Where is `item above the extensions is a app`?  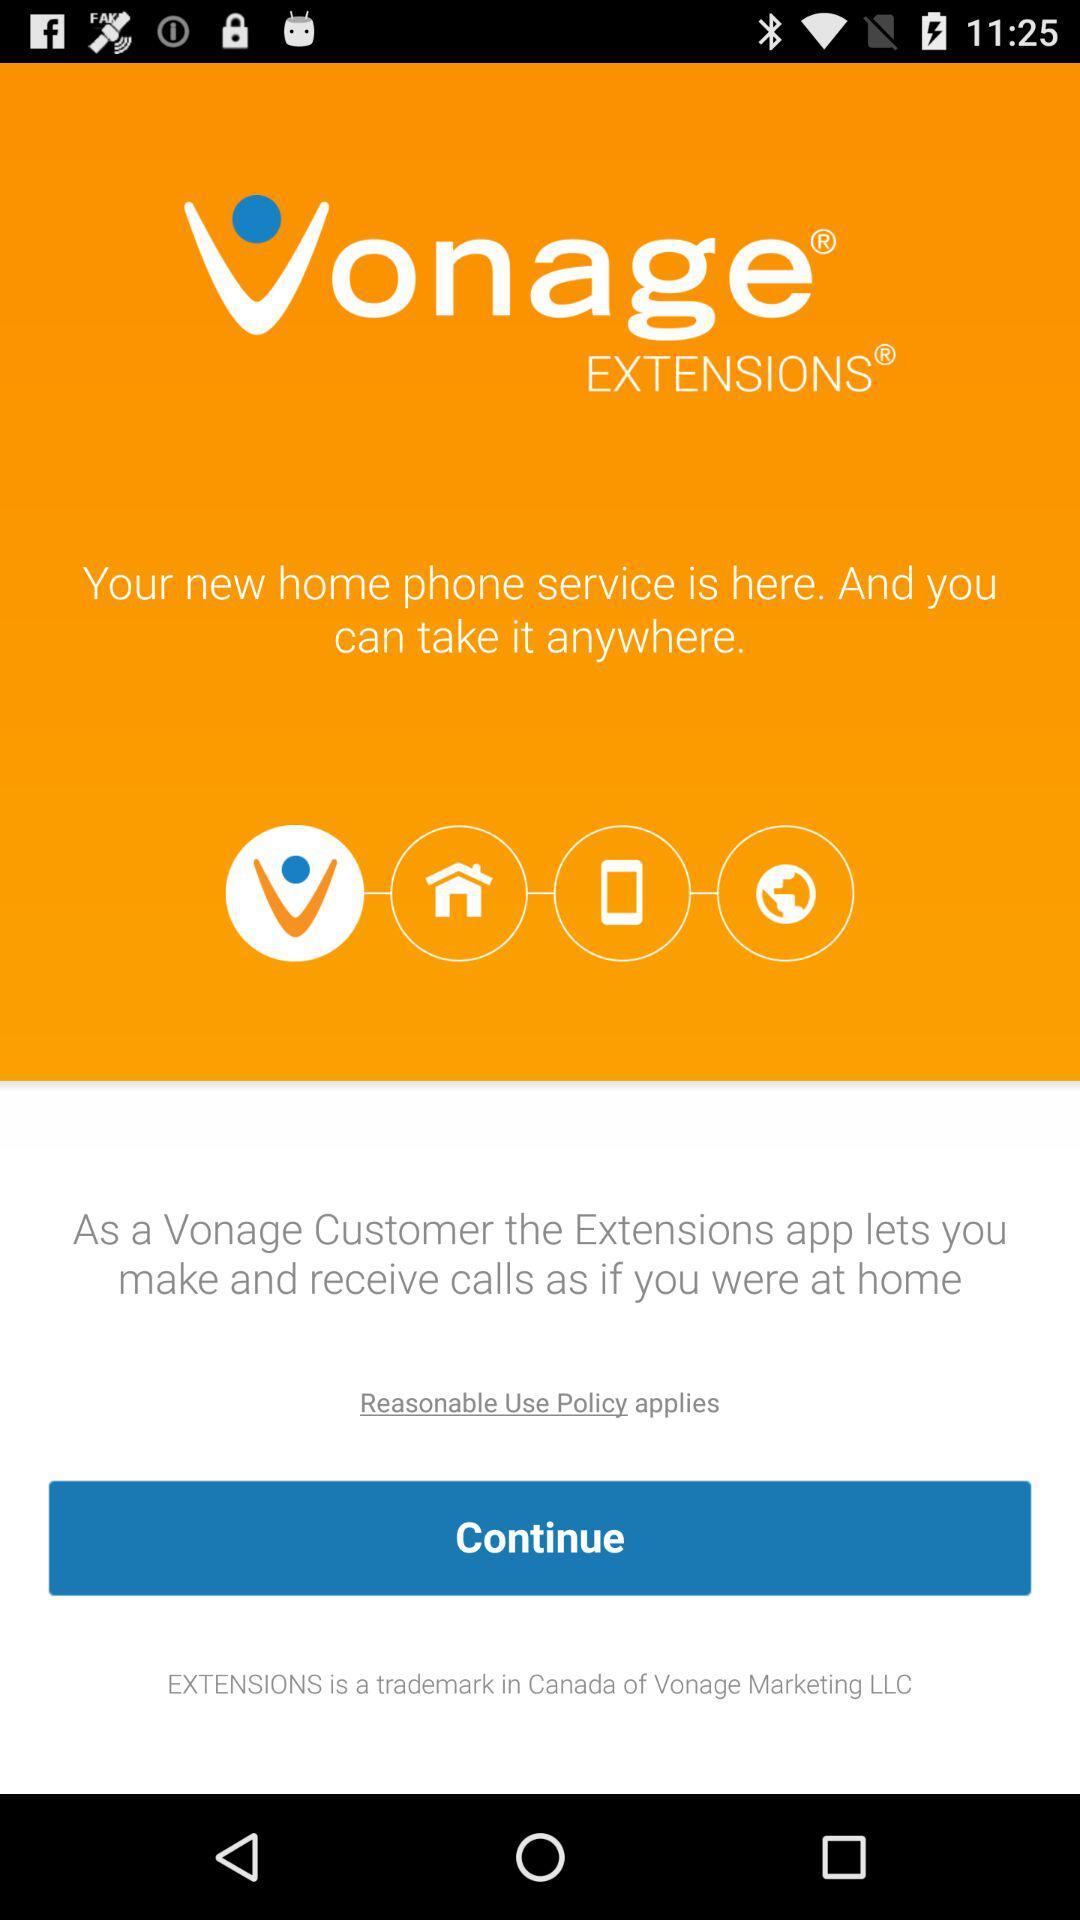
item above the extensions is a app is located at coordinates (540, 1537).